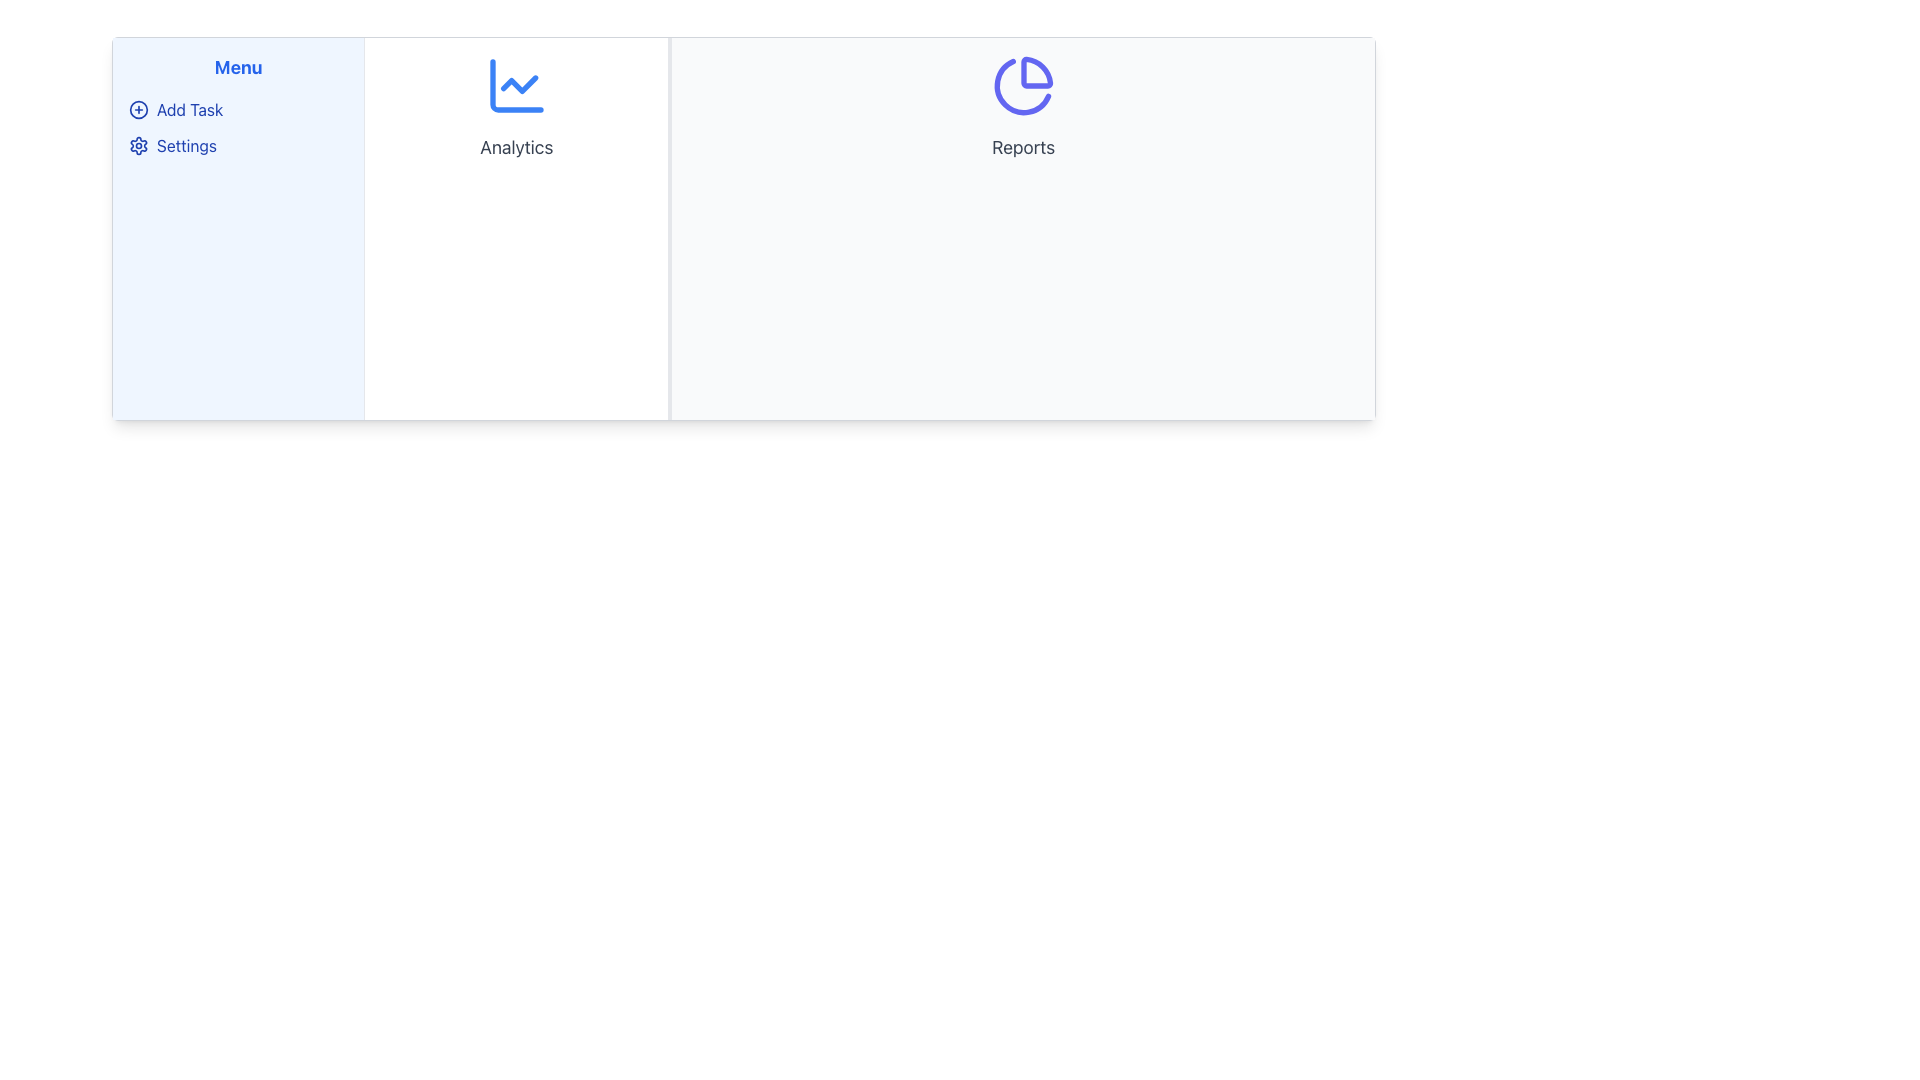  What do you see at coordinates (138, 110) in the screenshot?
I see `the hollow SVG Circle element located near the top left of the vertical menu, adjacent to the 'Add Task' label` at bounding box center [138, 110].